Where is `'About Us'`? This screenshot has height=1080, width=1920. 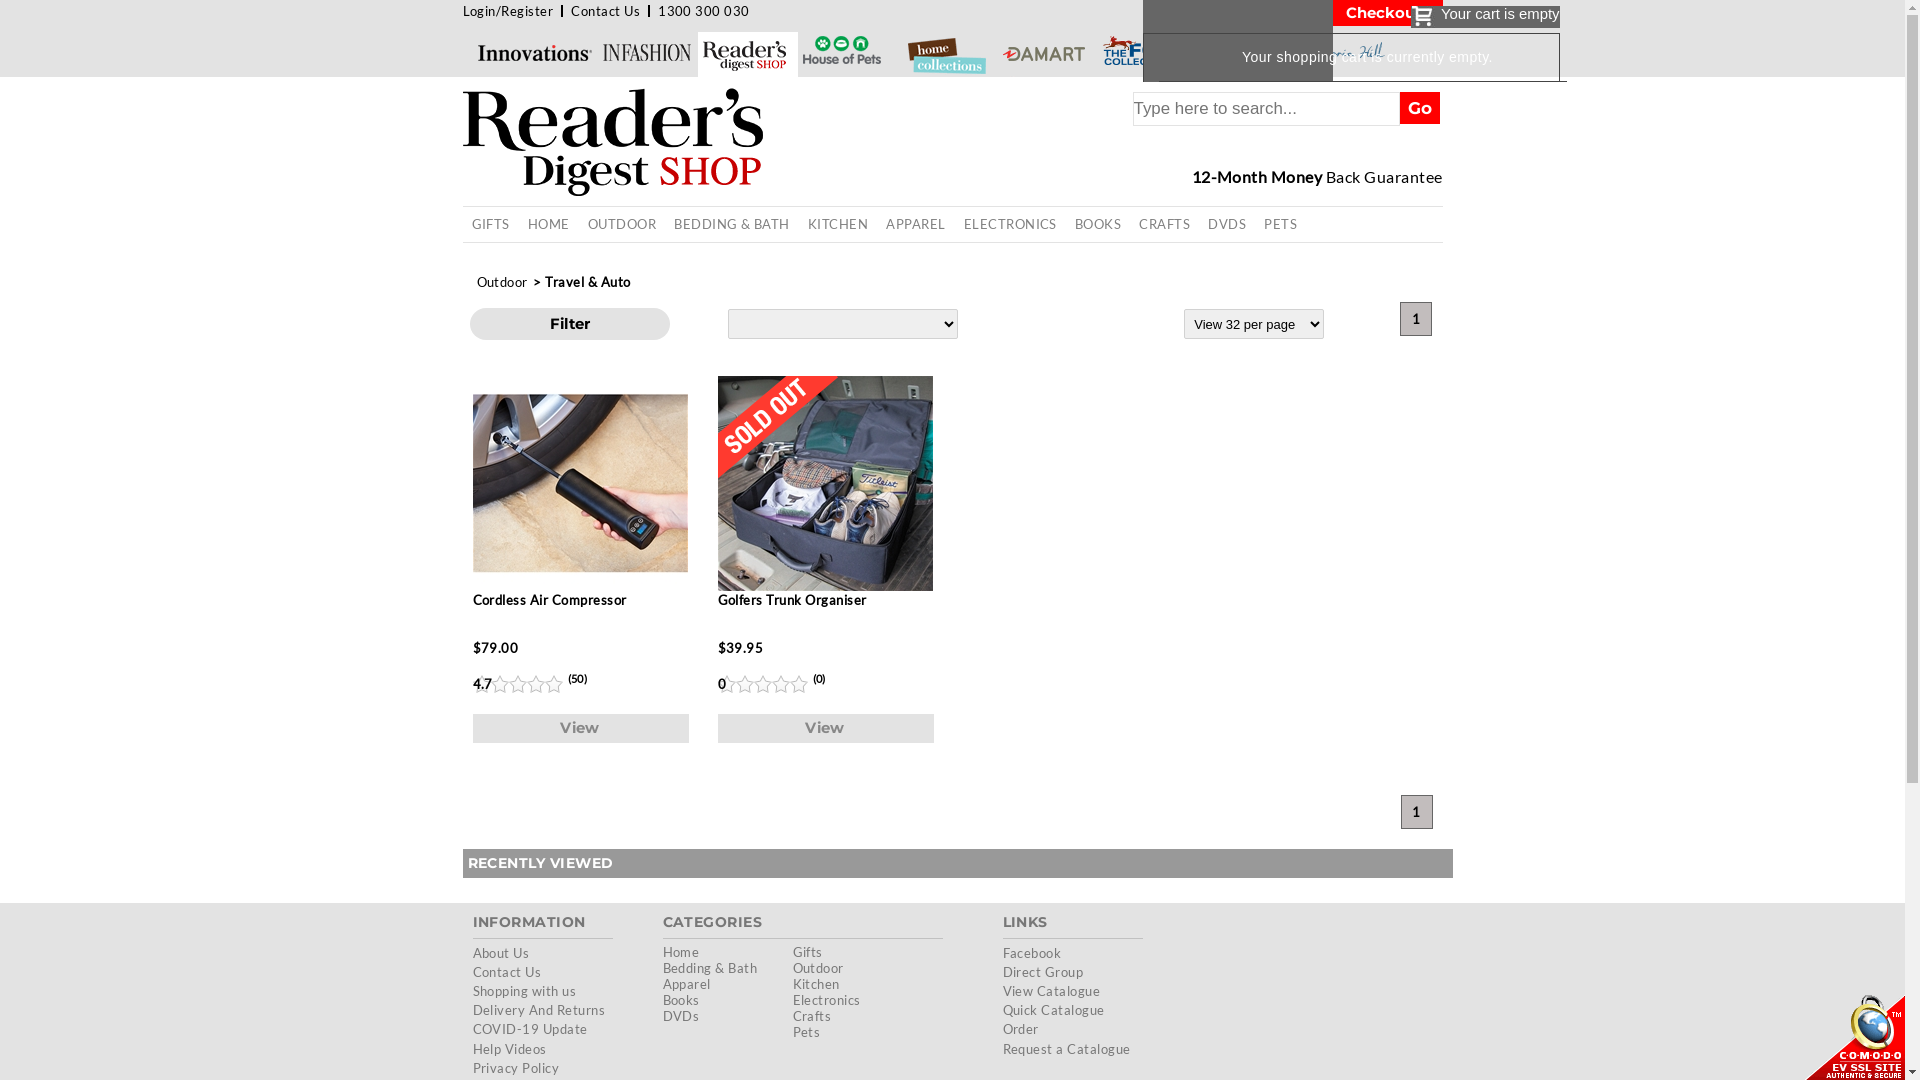 'About Us' is located at coordinates (500, 951).